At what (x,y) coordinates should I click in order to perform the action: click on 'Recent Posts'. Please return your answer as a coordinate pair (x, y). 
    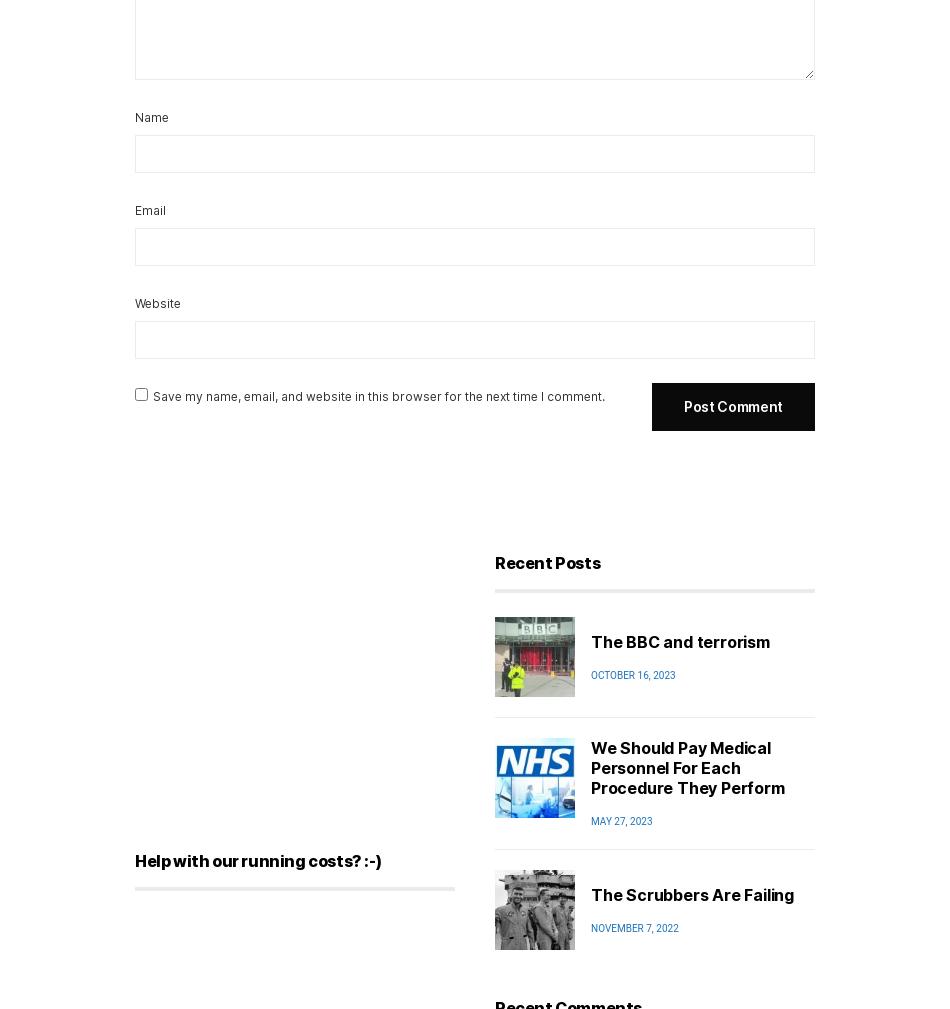
    Looking at the image, I should click on (547, 563).